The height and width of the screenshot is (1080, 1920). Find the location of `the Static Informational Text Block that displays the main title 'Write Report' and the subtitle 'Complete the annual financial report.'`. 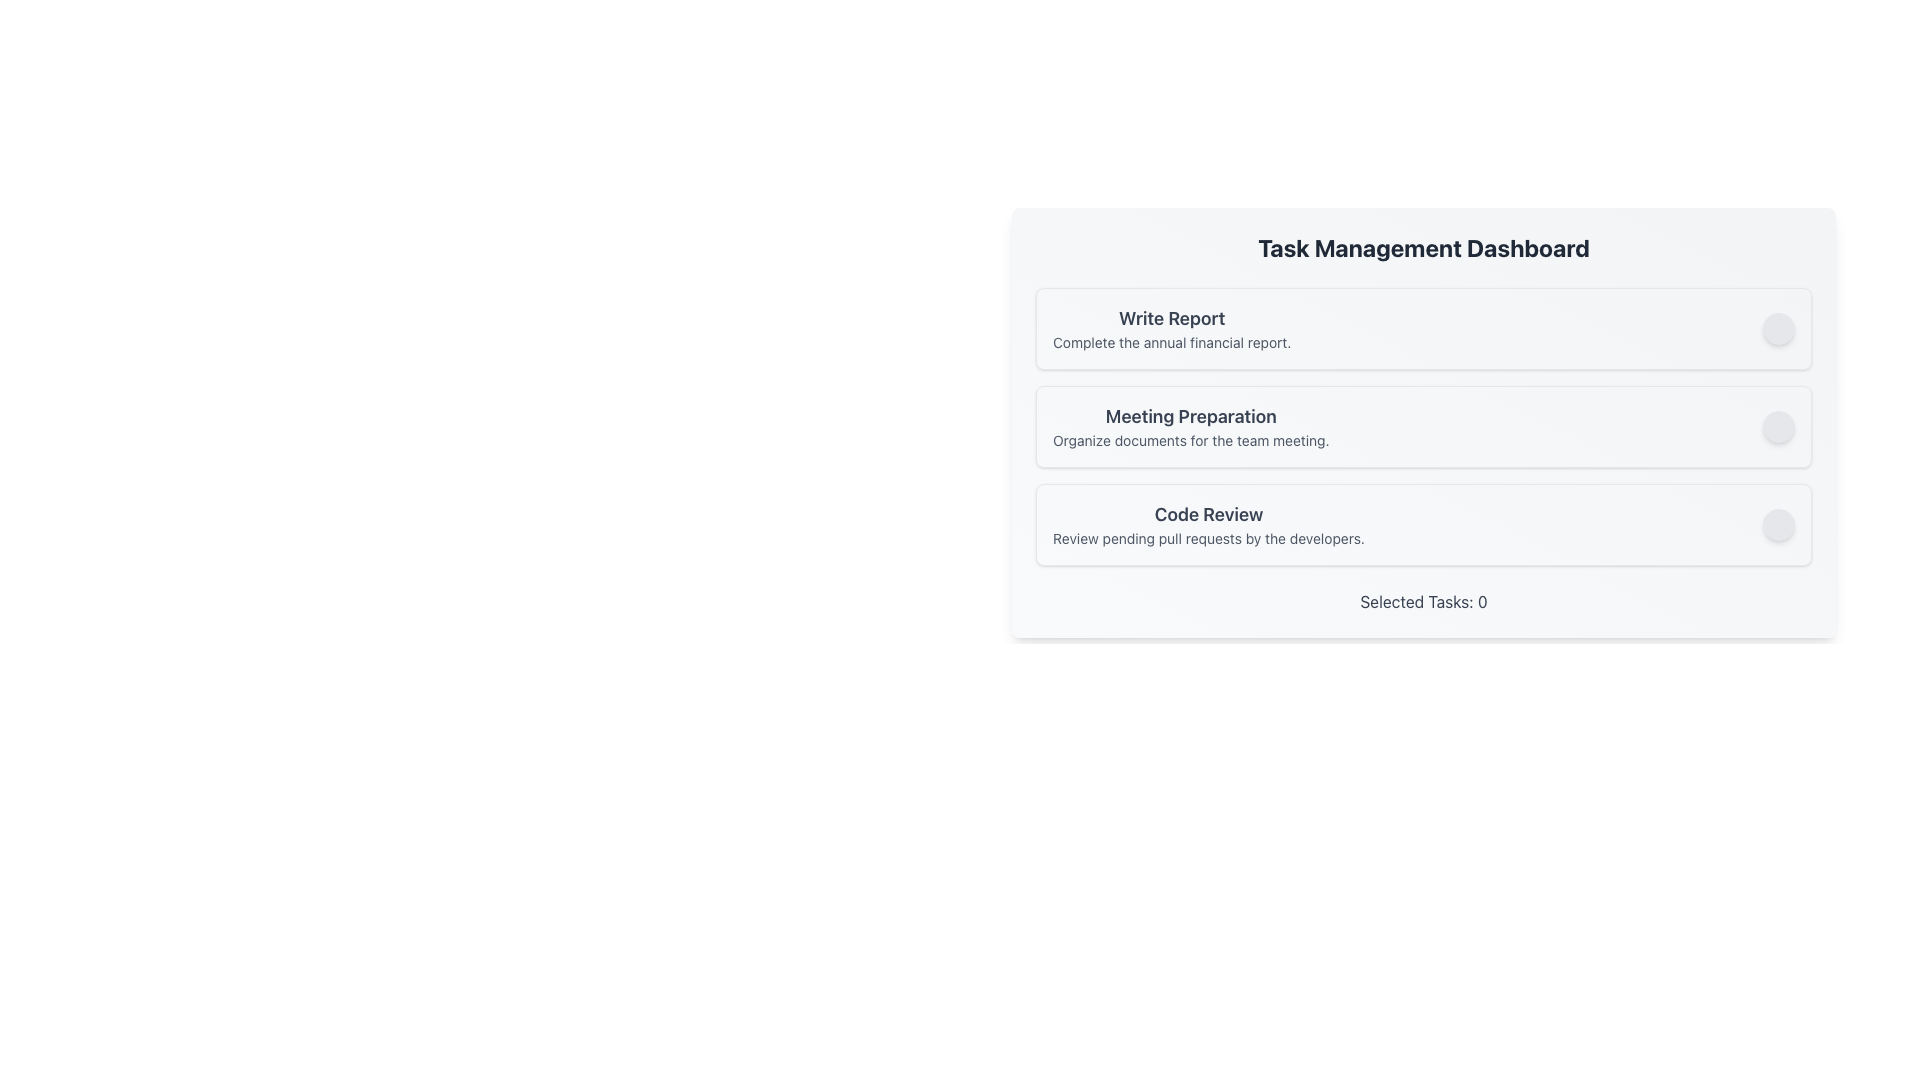

the Static Informational Text Block that displays the main title 'Write Report' and the subtitle 'Complete the annual financial report.' is located at coordinates (1172, 327).